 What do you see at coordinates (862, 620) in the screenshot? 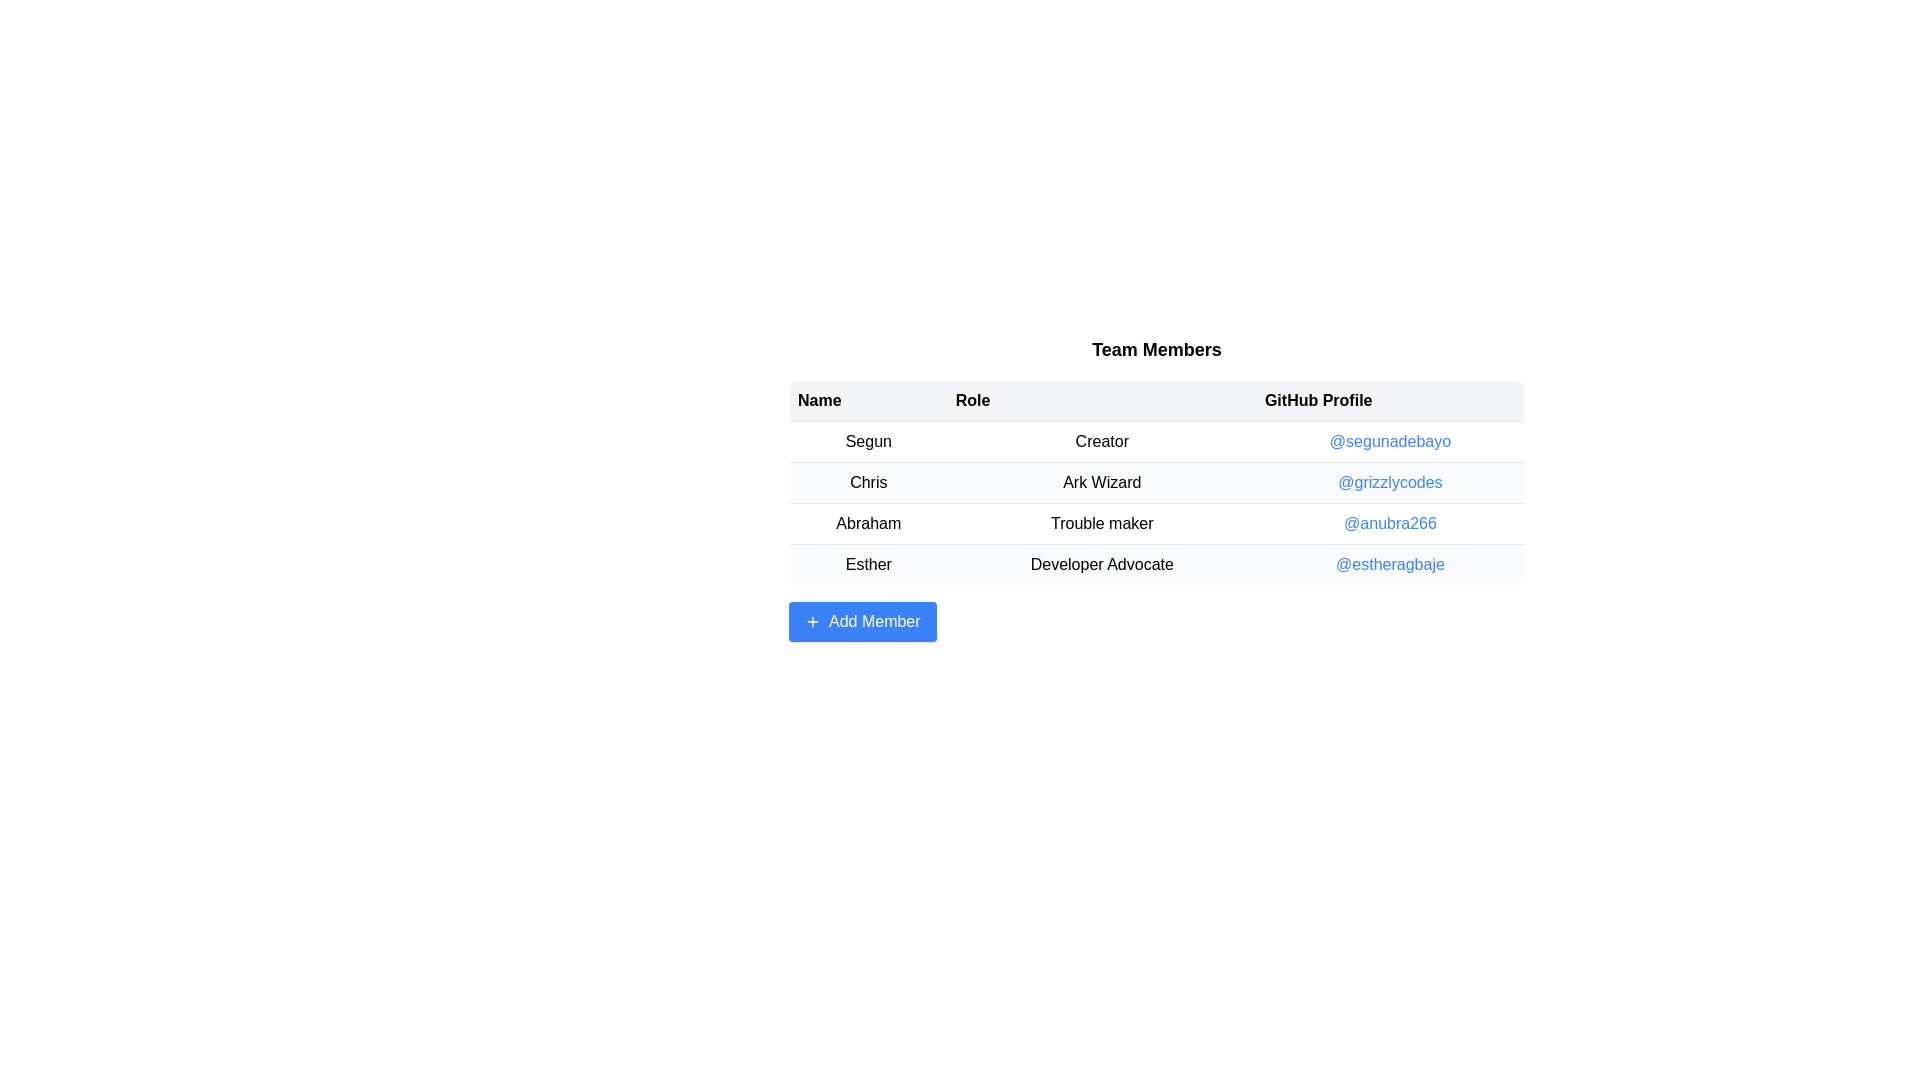
I see `the button located below the team members table to initiate adding a new member` at bounding box center [862, 620].